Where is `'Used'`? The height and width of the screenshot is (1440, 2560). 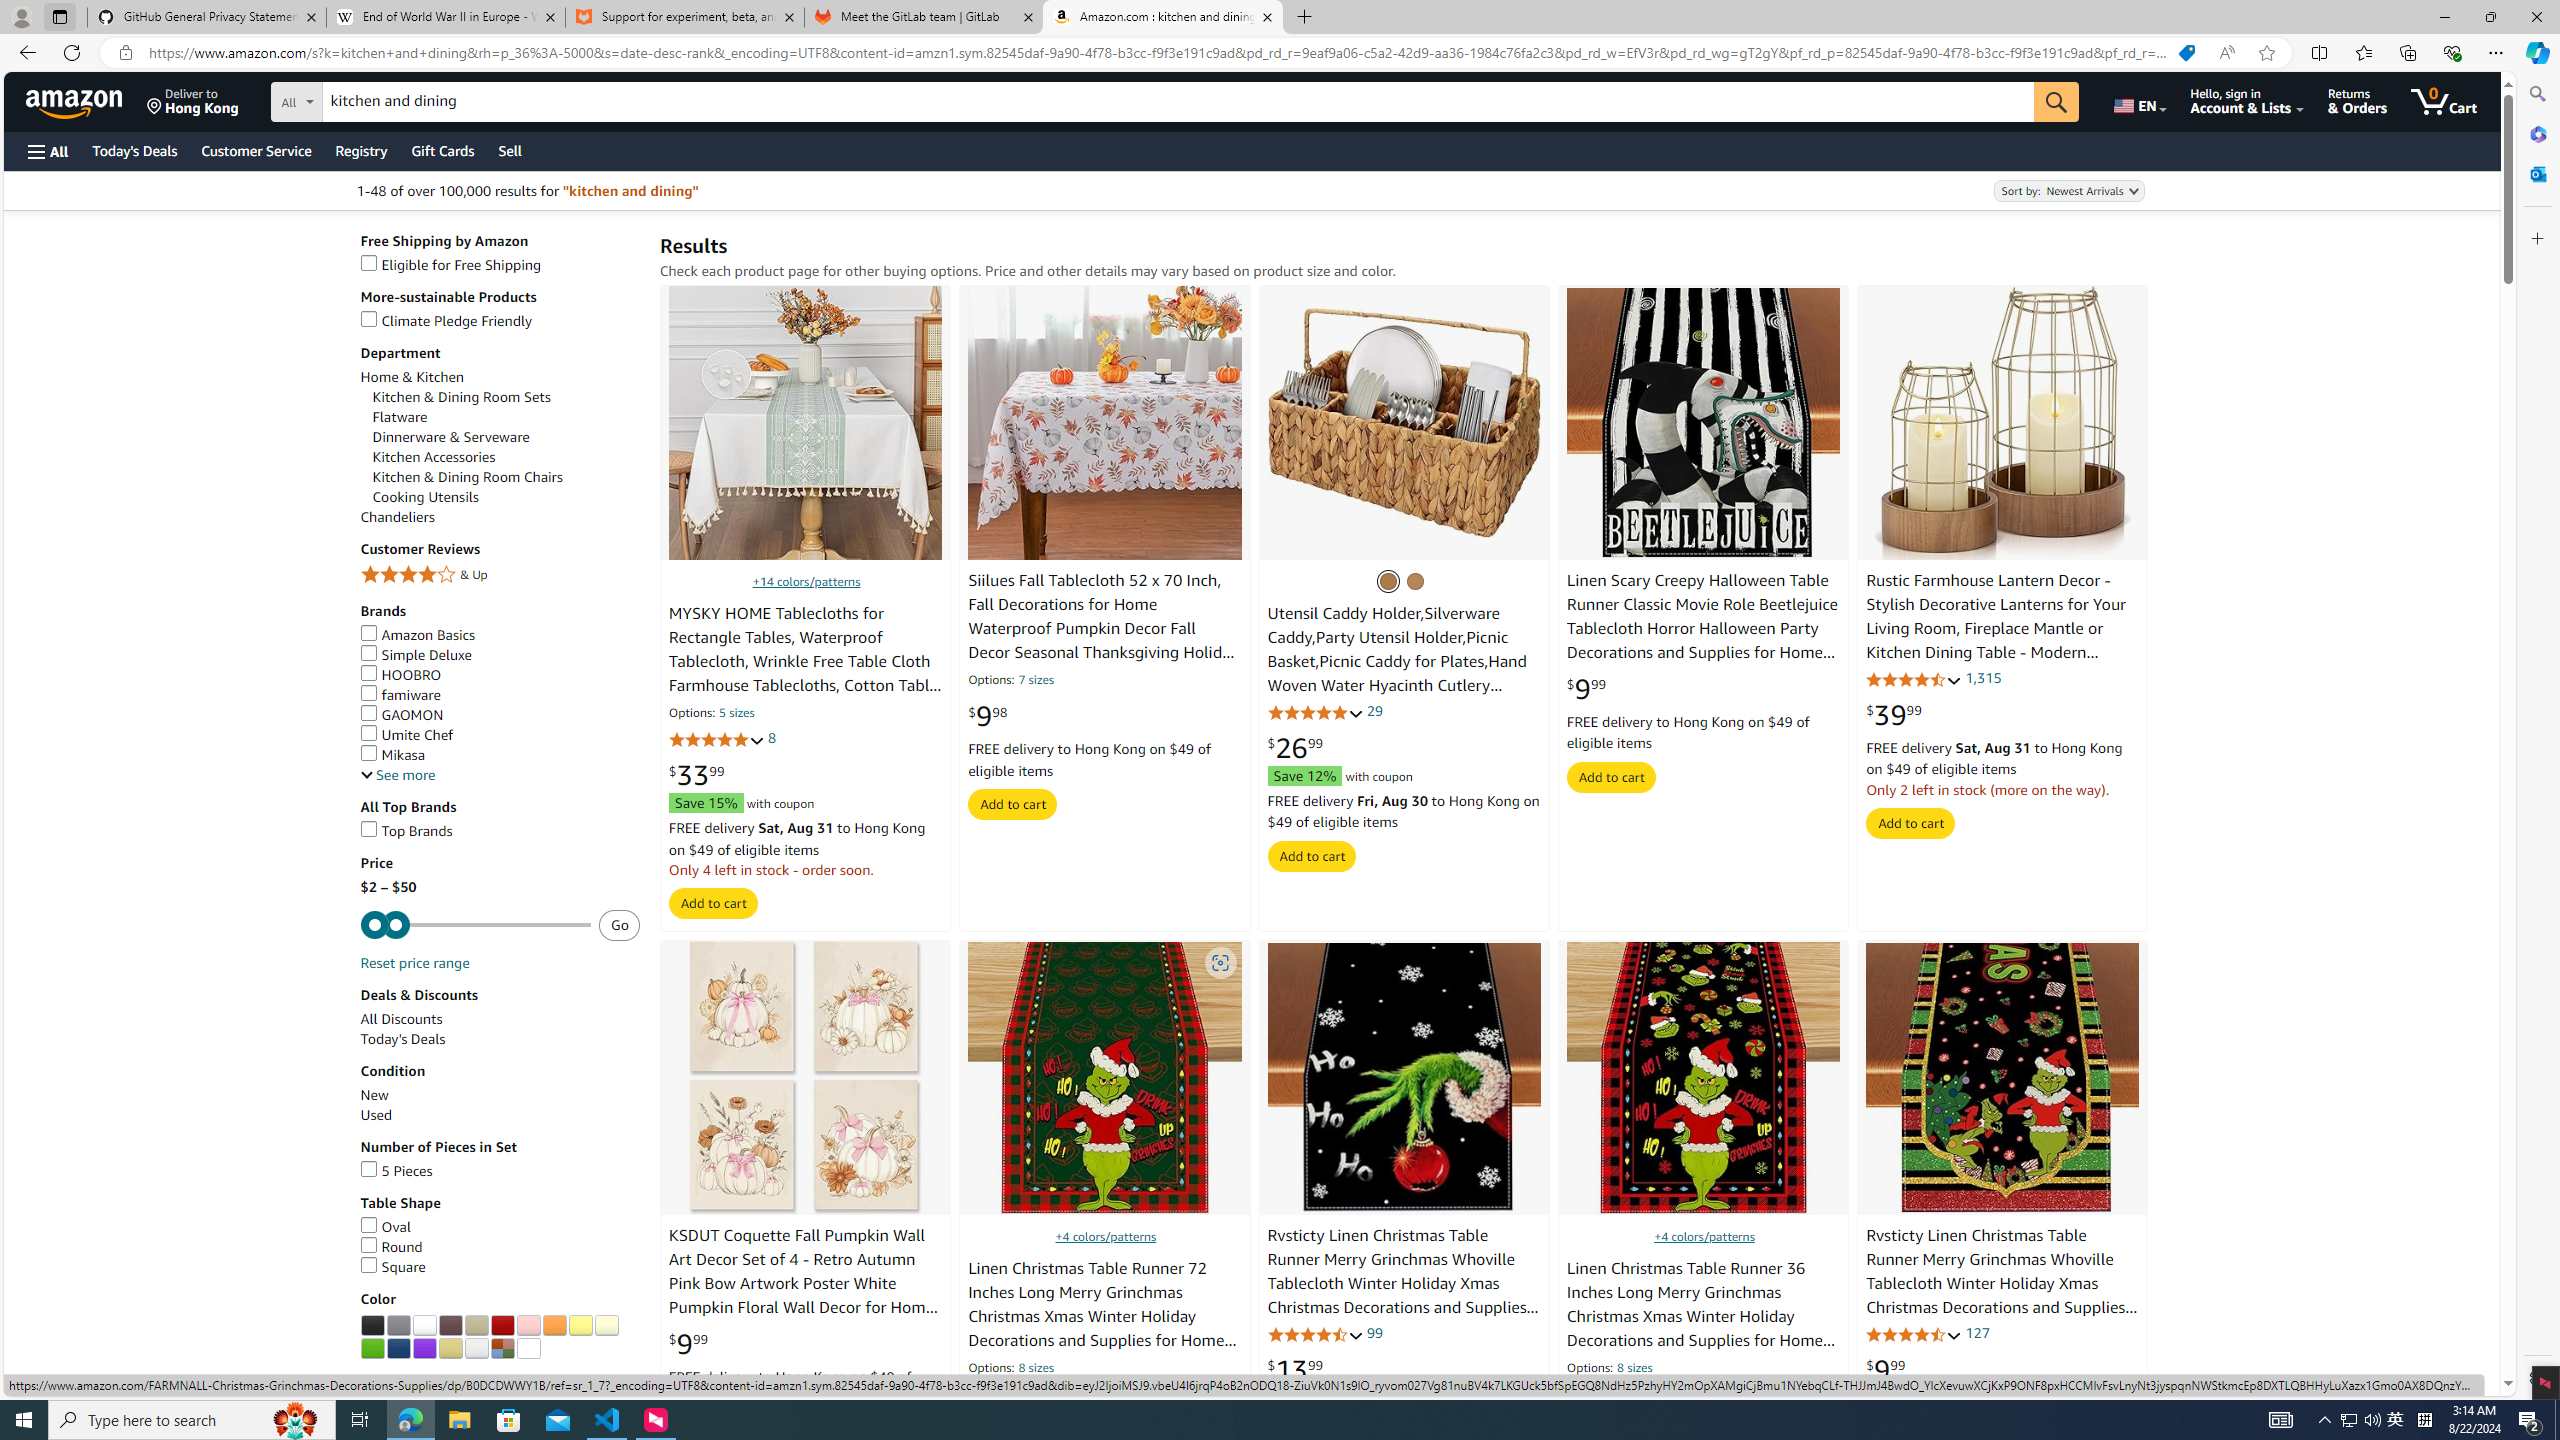
'Used' is located at coordinates (376, 1114).